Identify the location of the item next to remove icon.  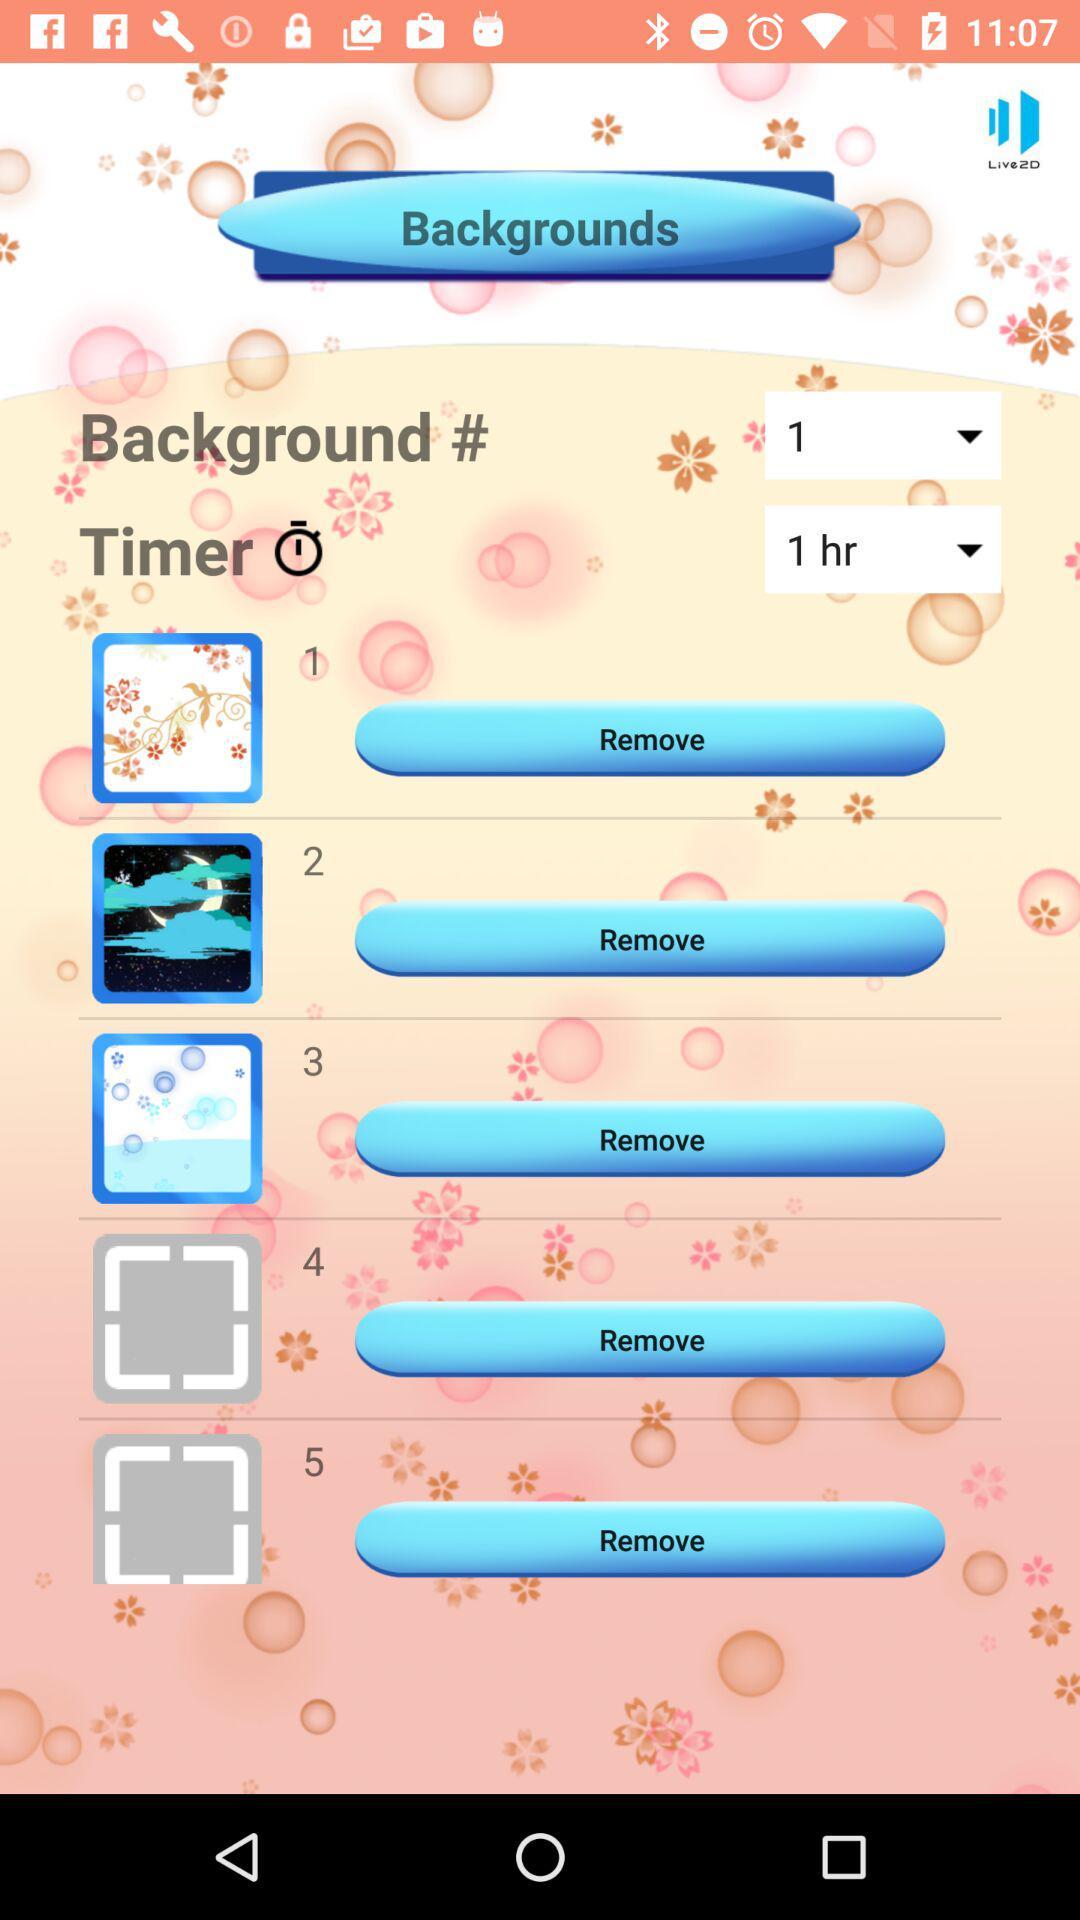
(313, 1259).